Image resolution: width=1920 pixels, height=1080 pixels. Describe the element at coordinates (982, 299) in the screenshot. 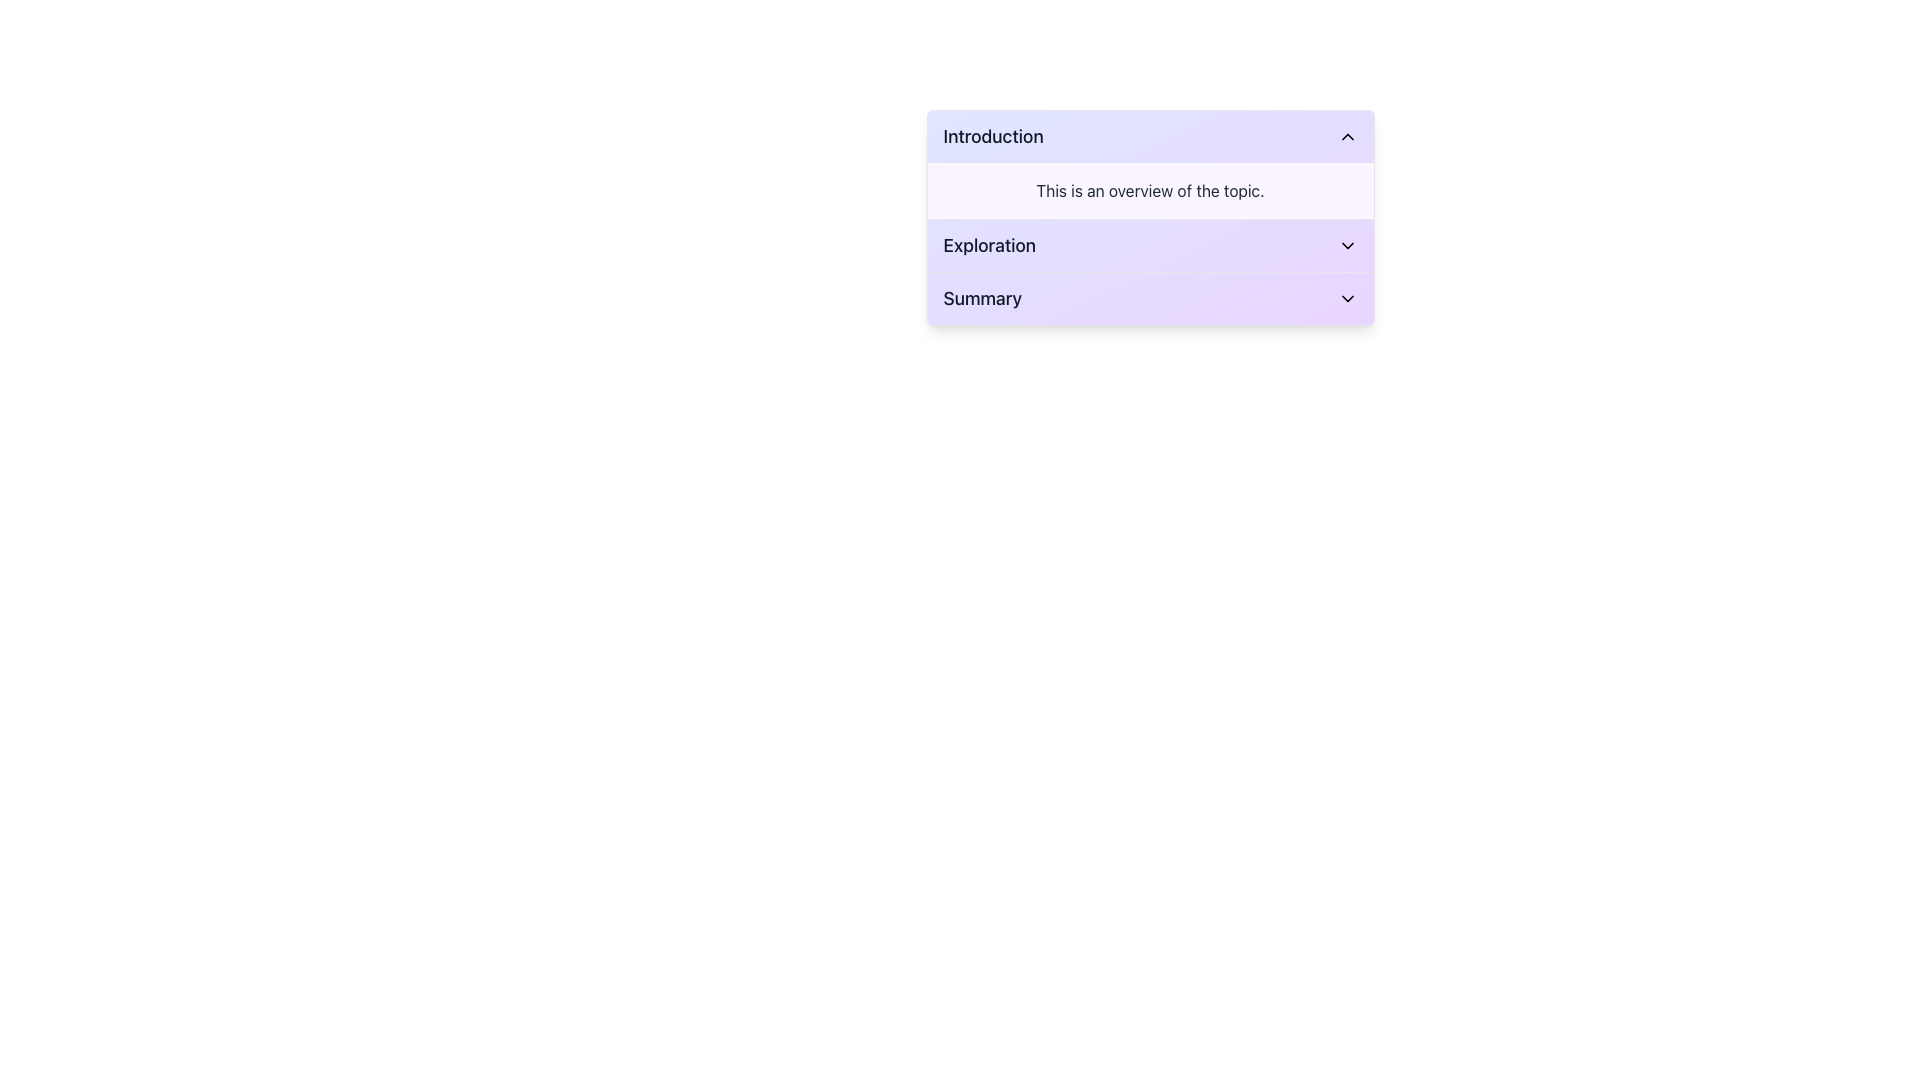

I see `the 'Summary' text label` at that location.